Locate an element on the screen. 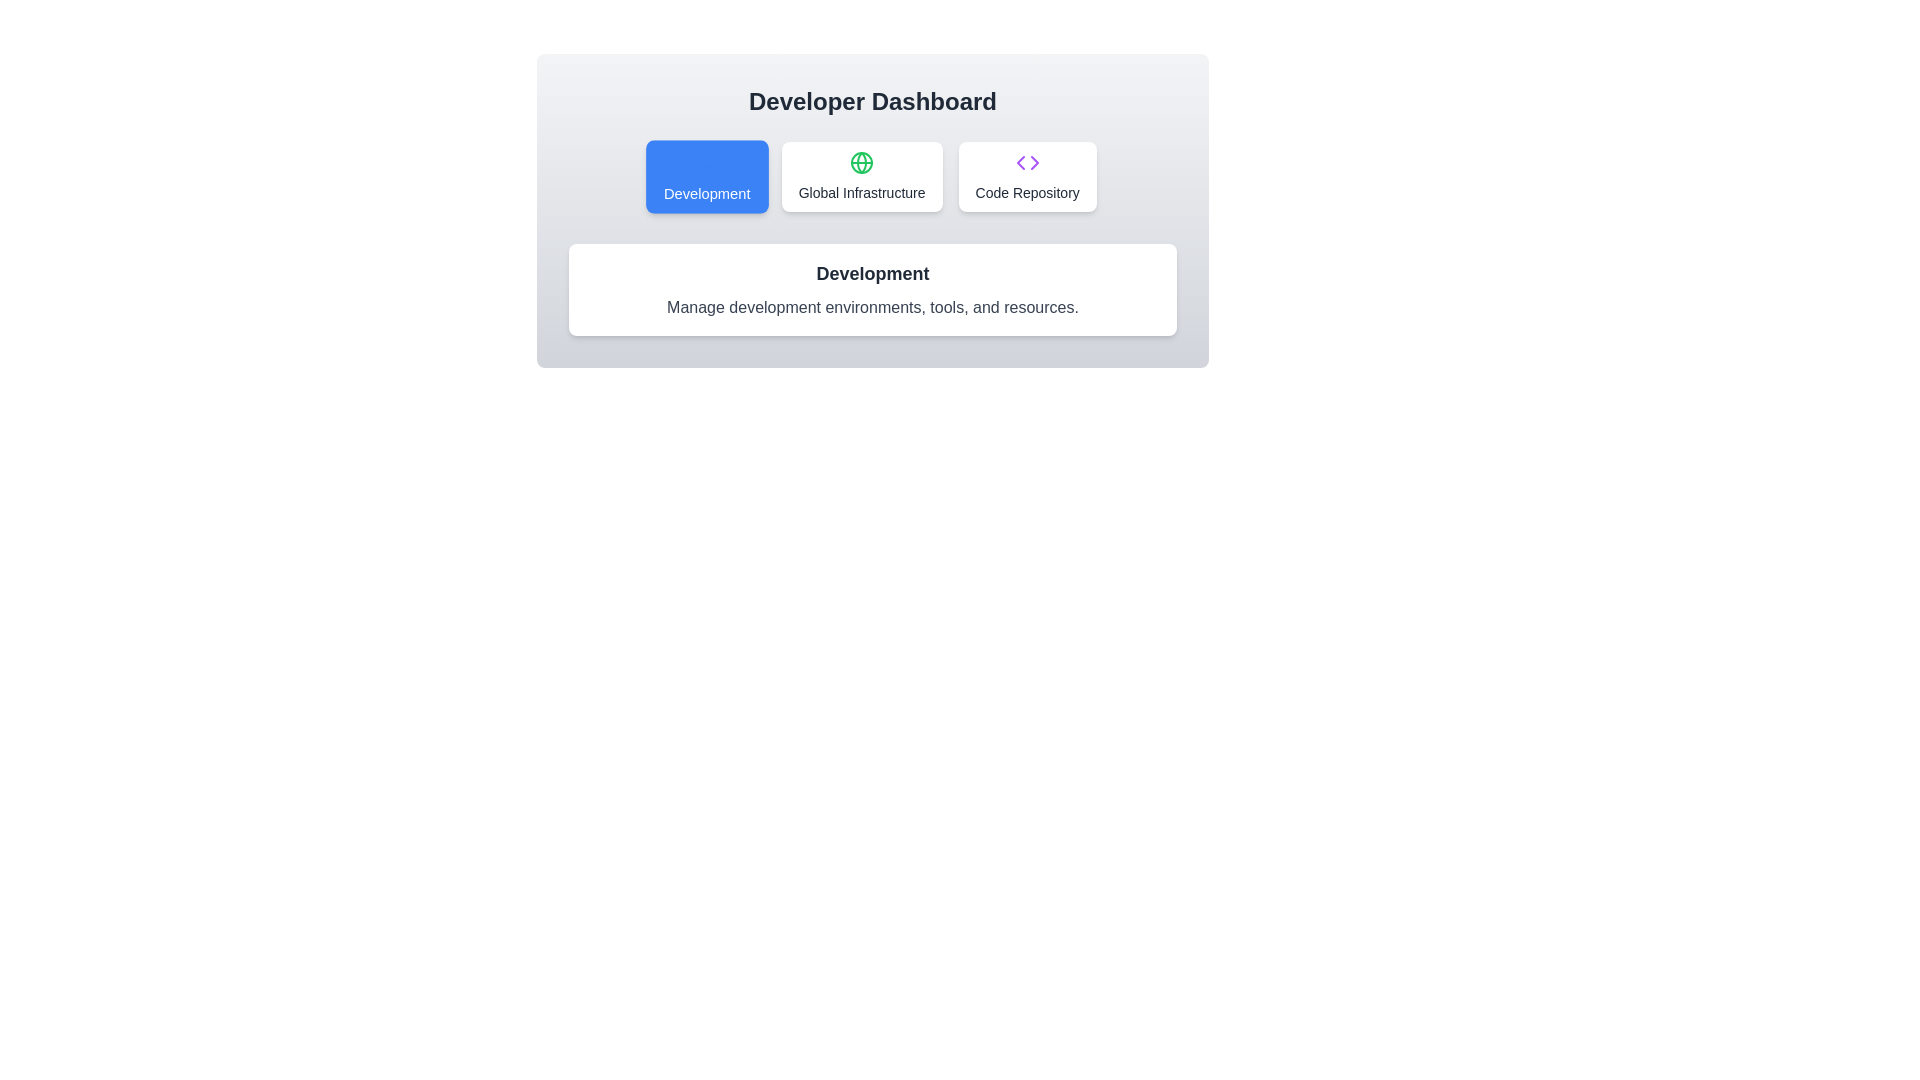 The image size is (1920, 1080). the tab labeled Development to view its icon and content is located at coordinates (706, 176).